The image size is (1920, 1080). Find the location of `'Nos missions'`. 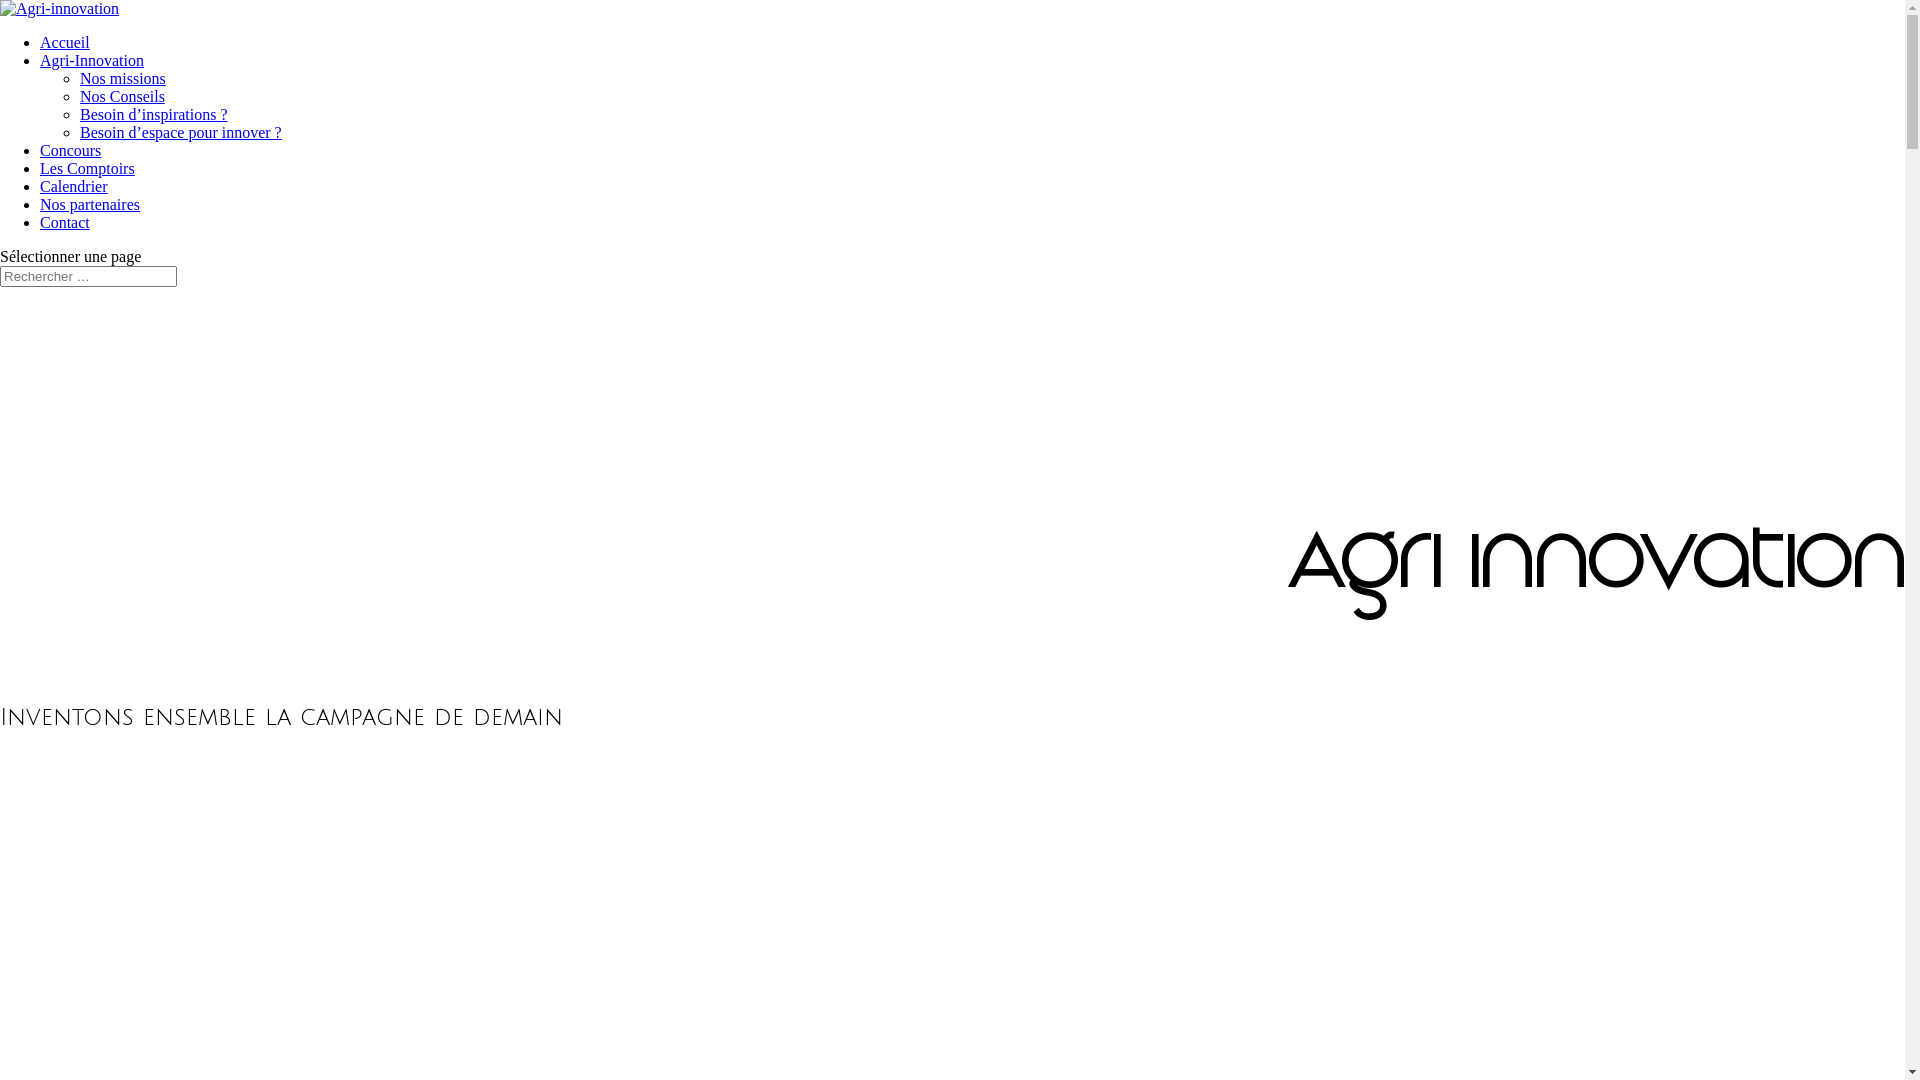

'Nos missions' is located at coordinates (80, 77).